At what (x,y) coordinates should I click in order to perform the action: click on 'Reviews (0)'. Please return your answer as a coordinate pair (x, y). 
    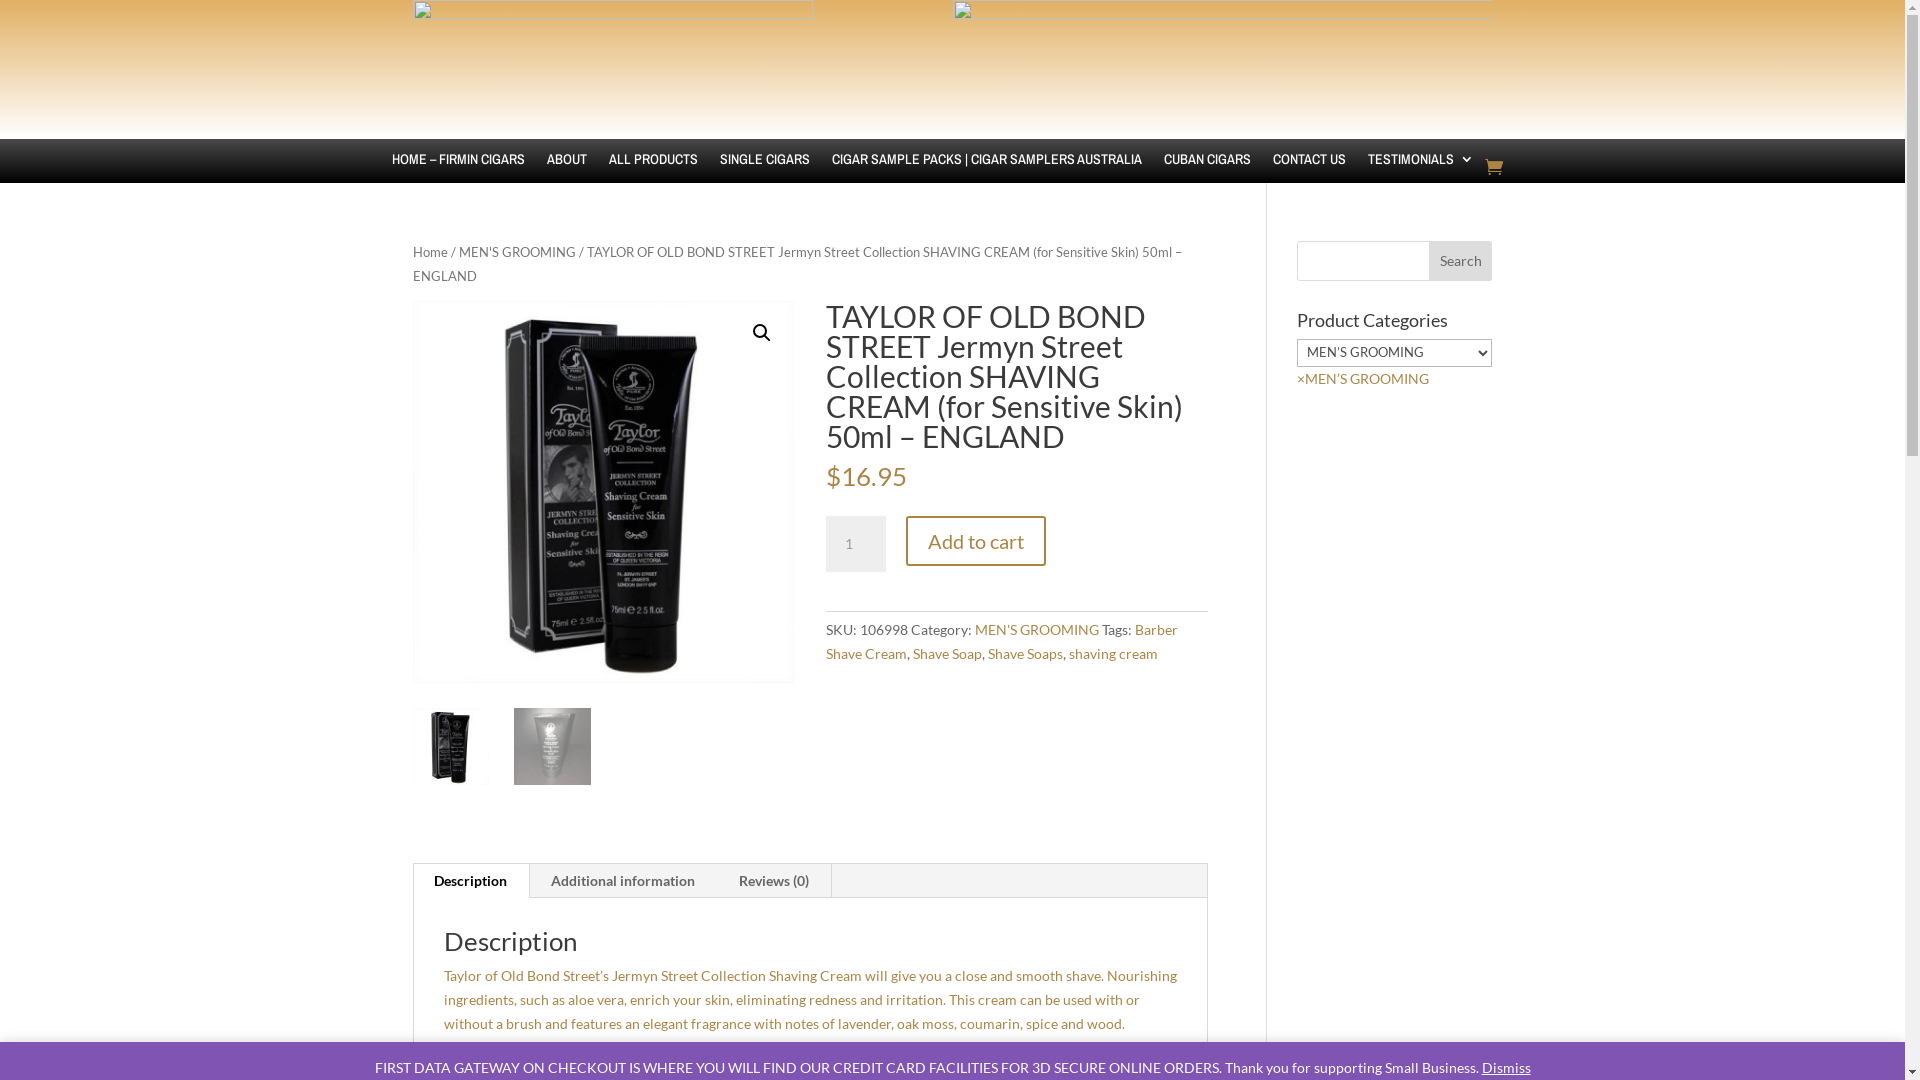
    Looking at the image, I should click on (771, 879).